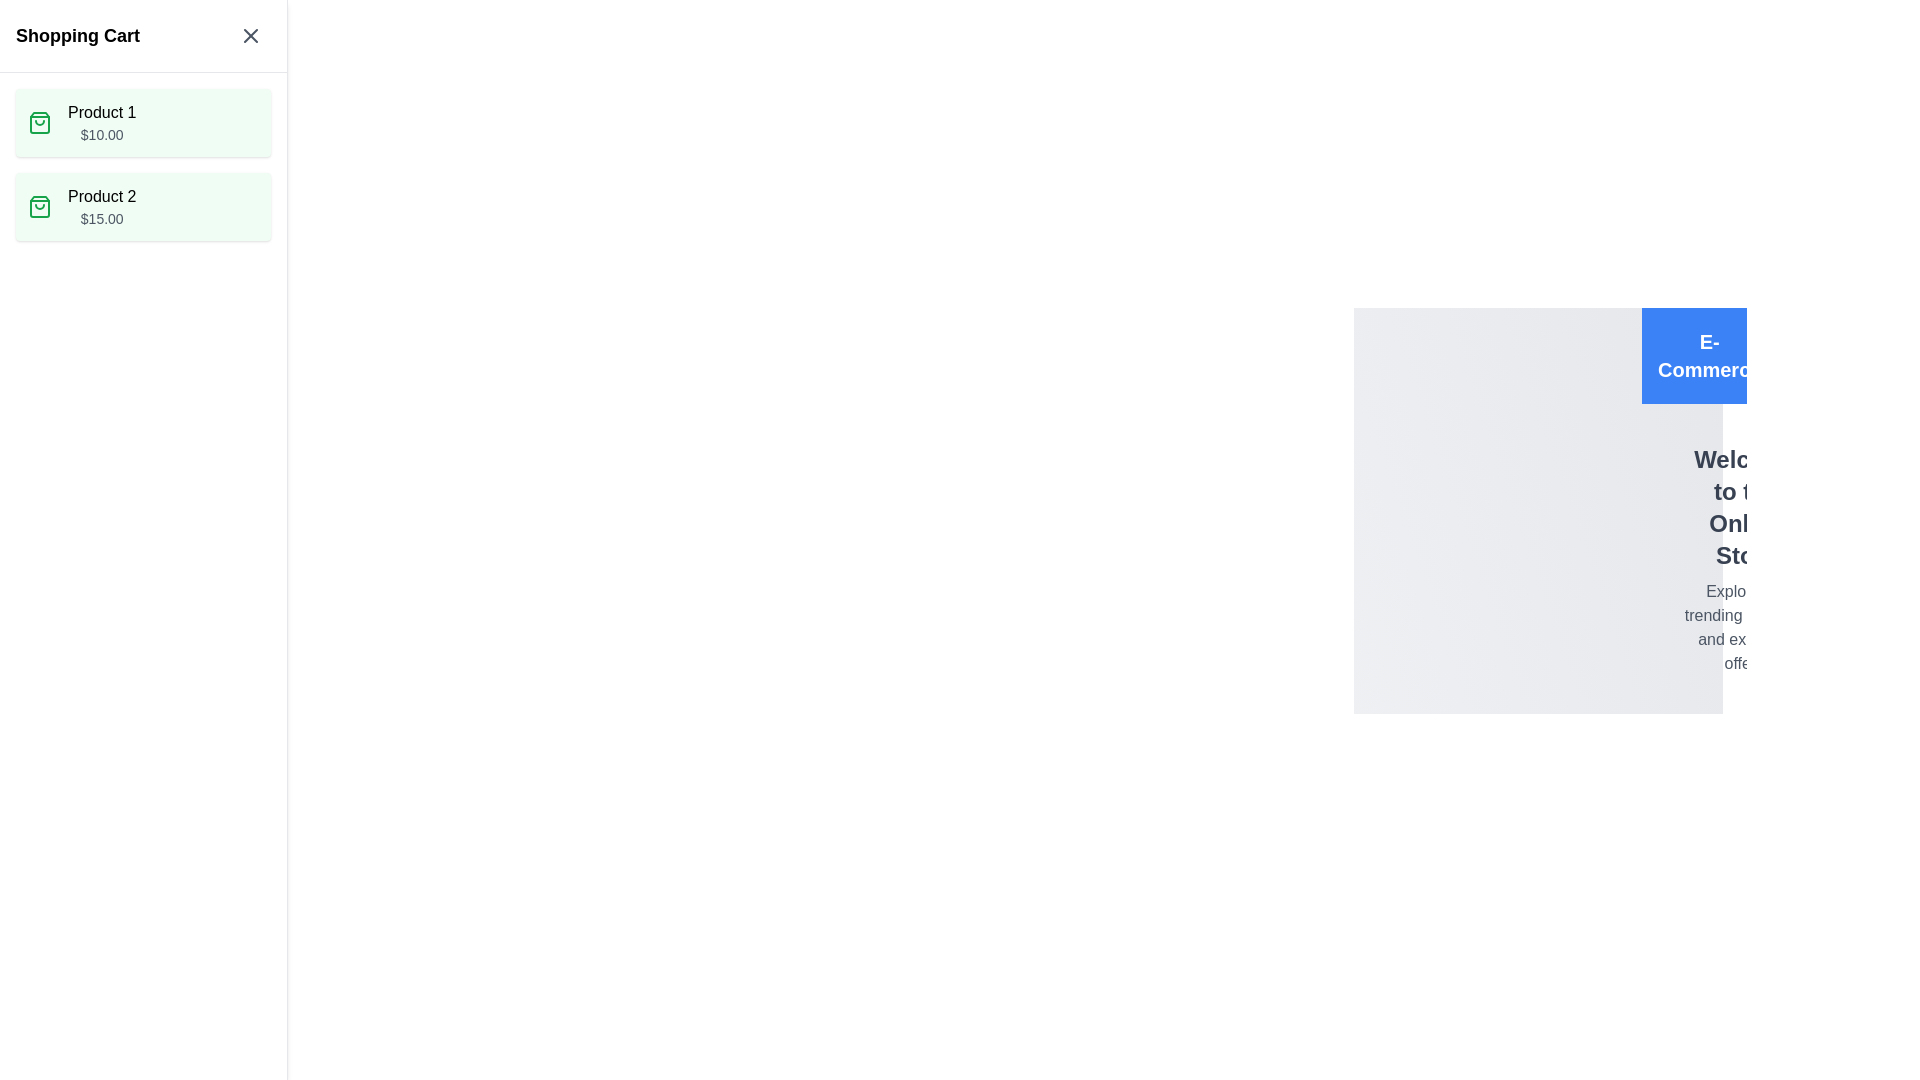 The width and height of the screenshot is (1920, 1080). I want to click on the text label displaying 'Product 2' priced at $15.00 in the shopping cart, located below 'Product 1 - $10.00', so click(101, 207).